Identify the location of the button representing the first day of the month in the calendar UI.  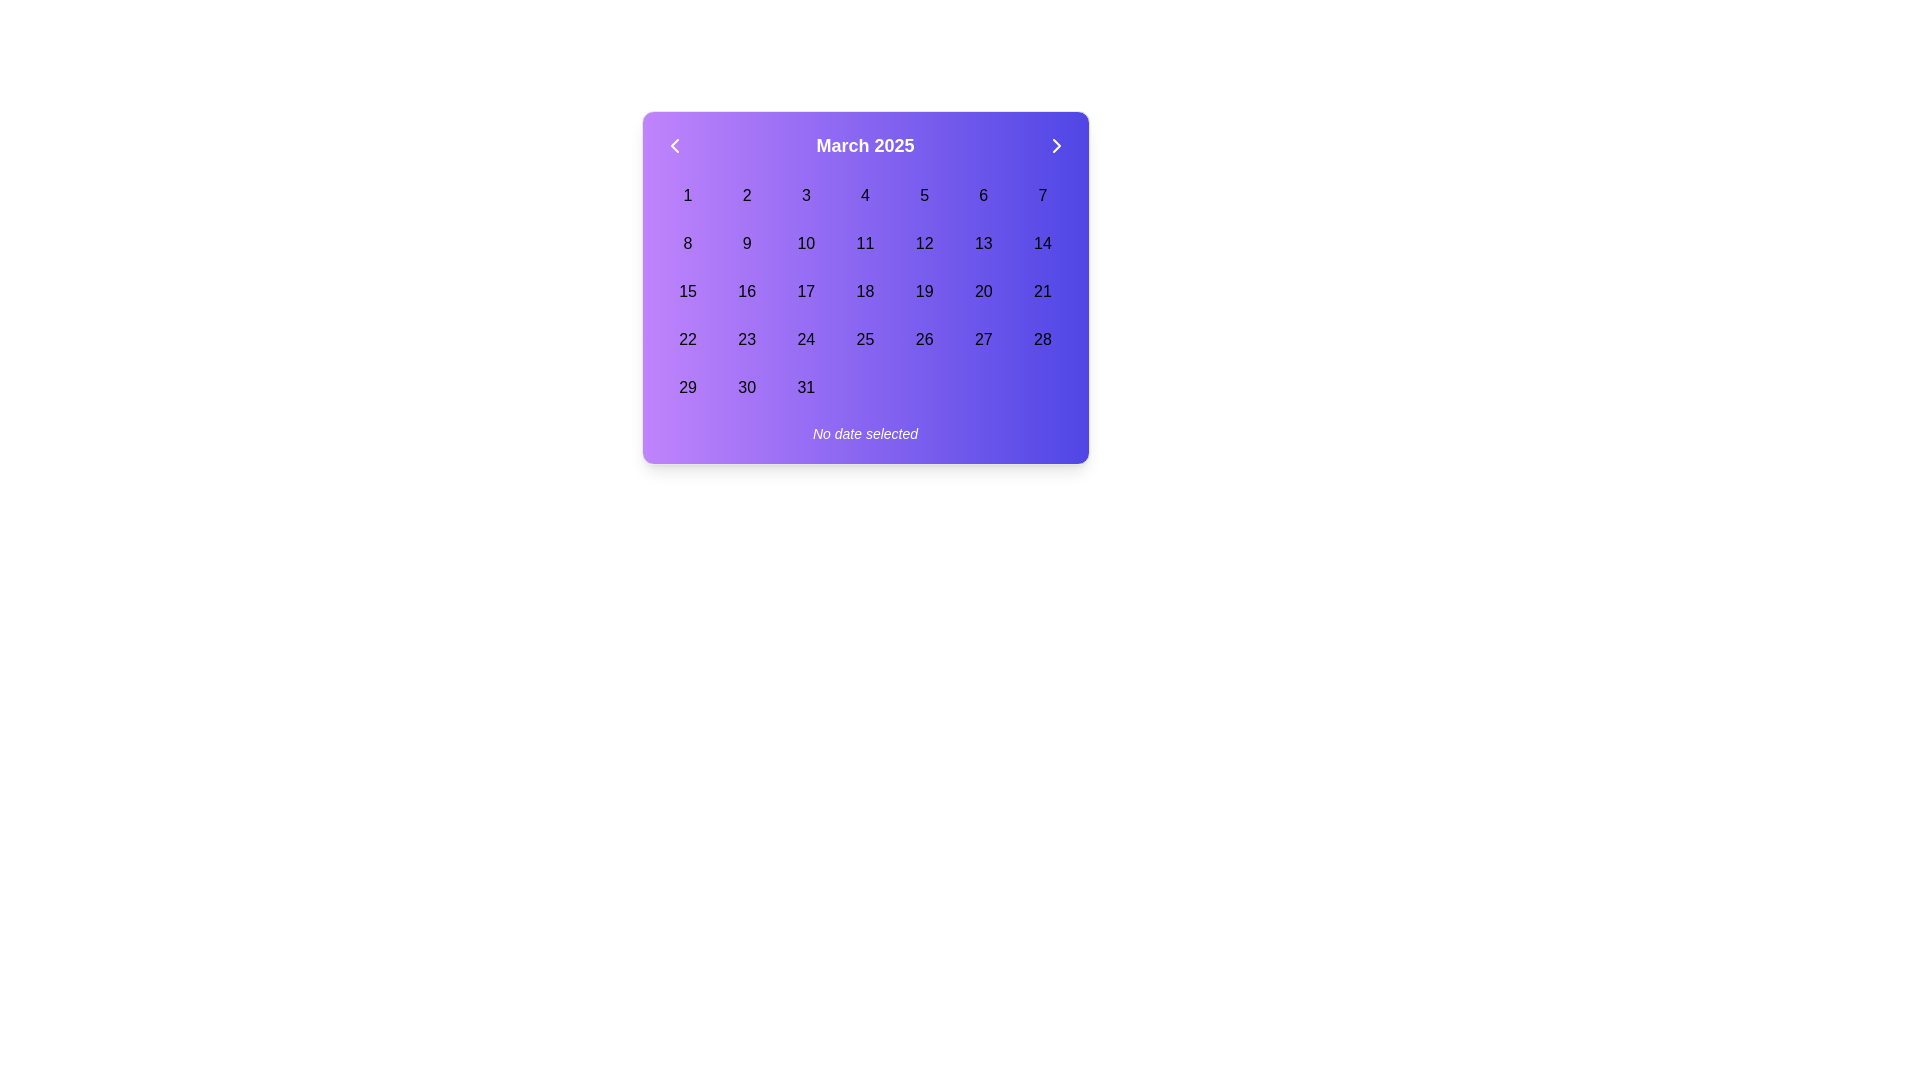
(687, 196).